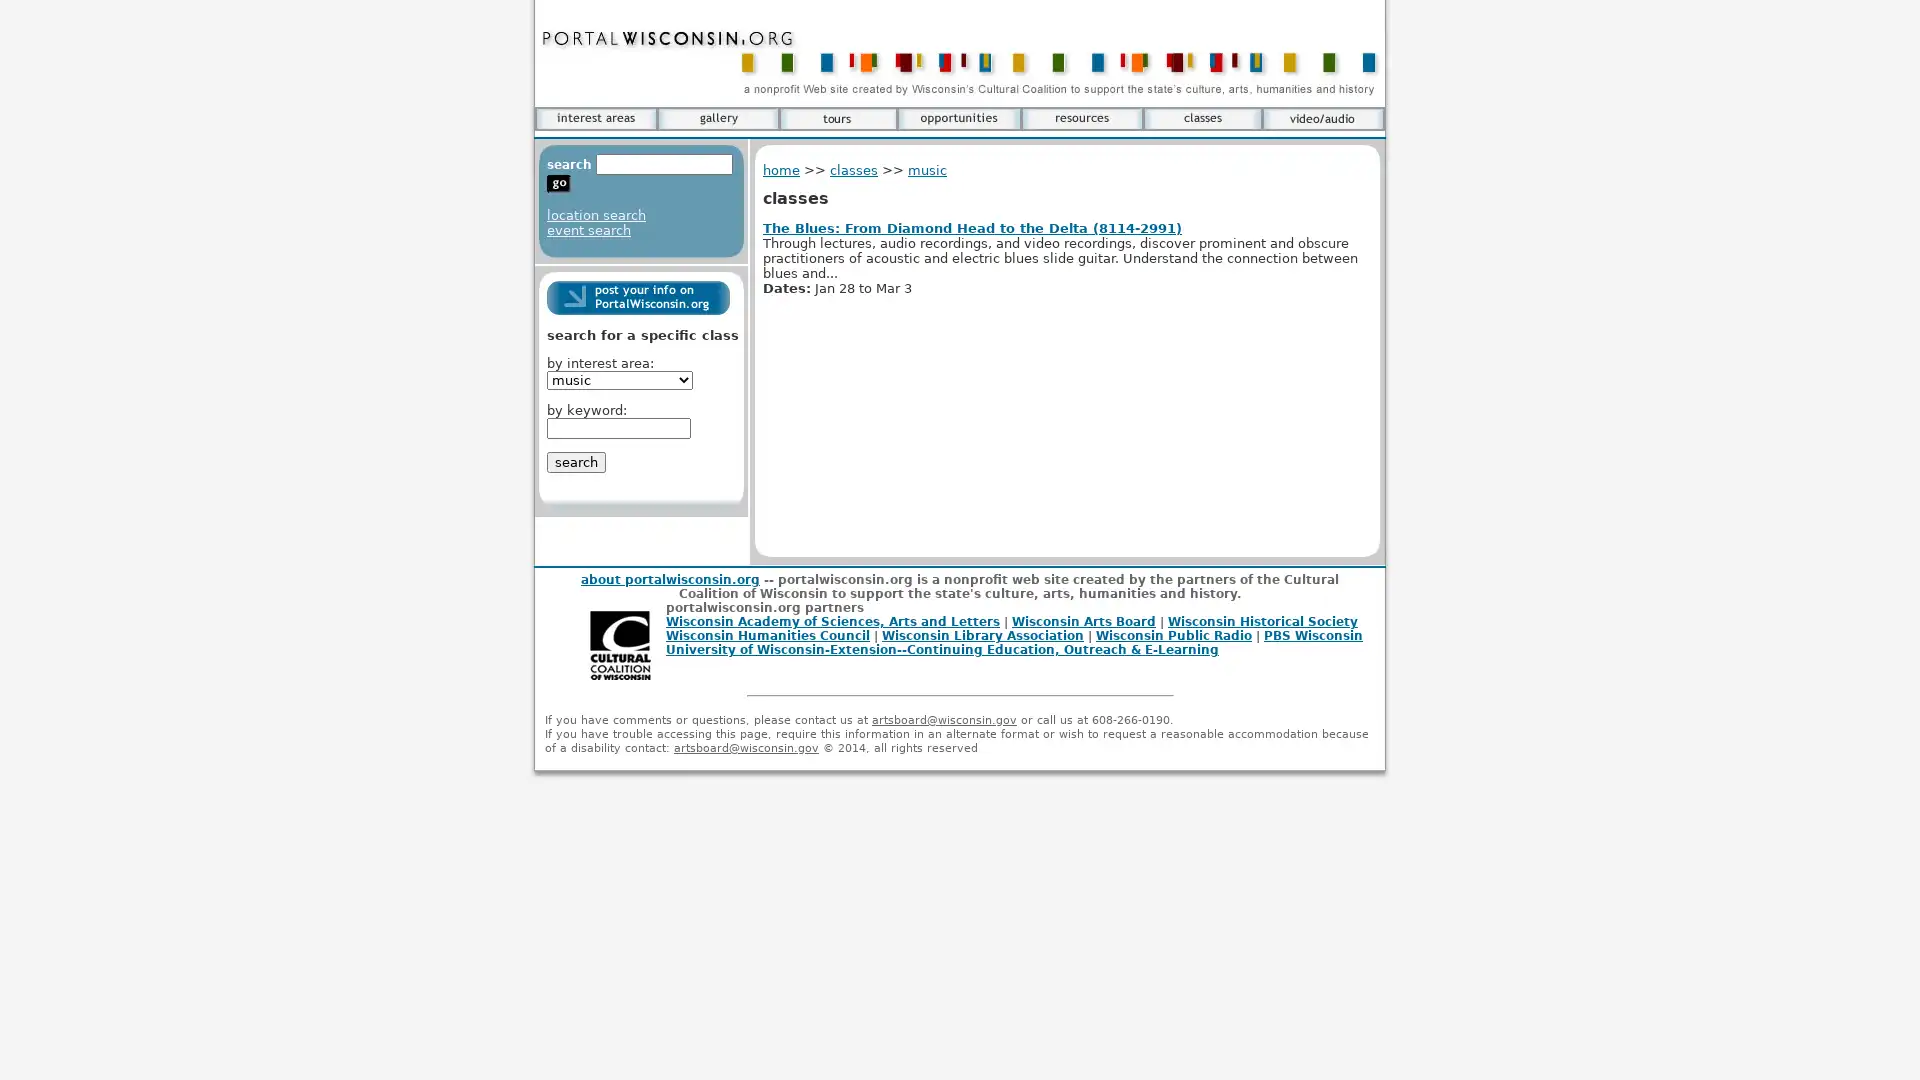 The width and height of the screenshot is (1920, 1080). Describe the element at coordinates (558, 184) in the screenshot. I see `go` at that location.